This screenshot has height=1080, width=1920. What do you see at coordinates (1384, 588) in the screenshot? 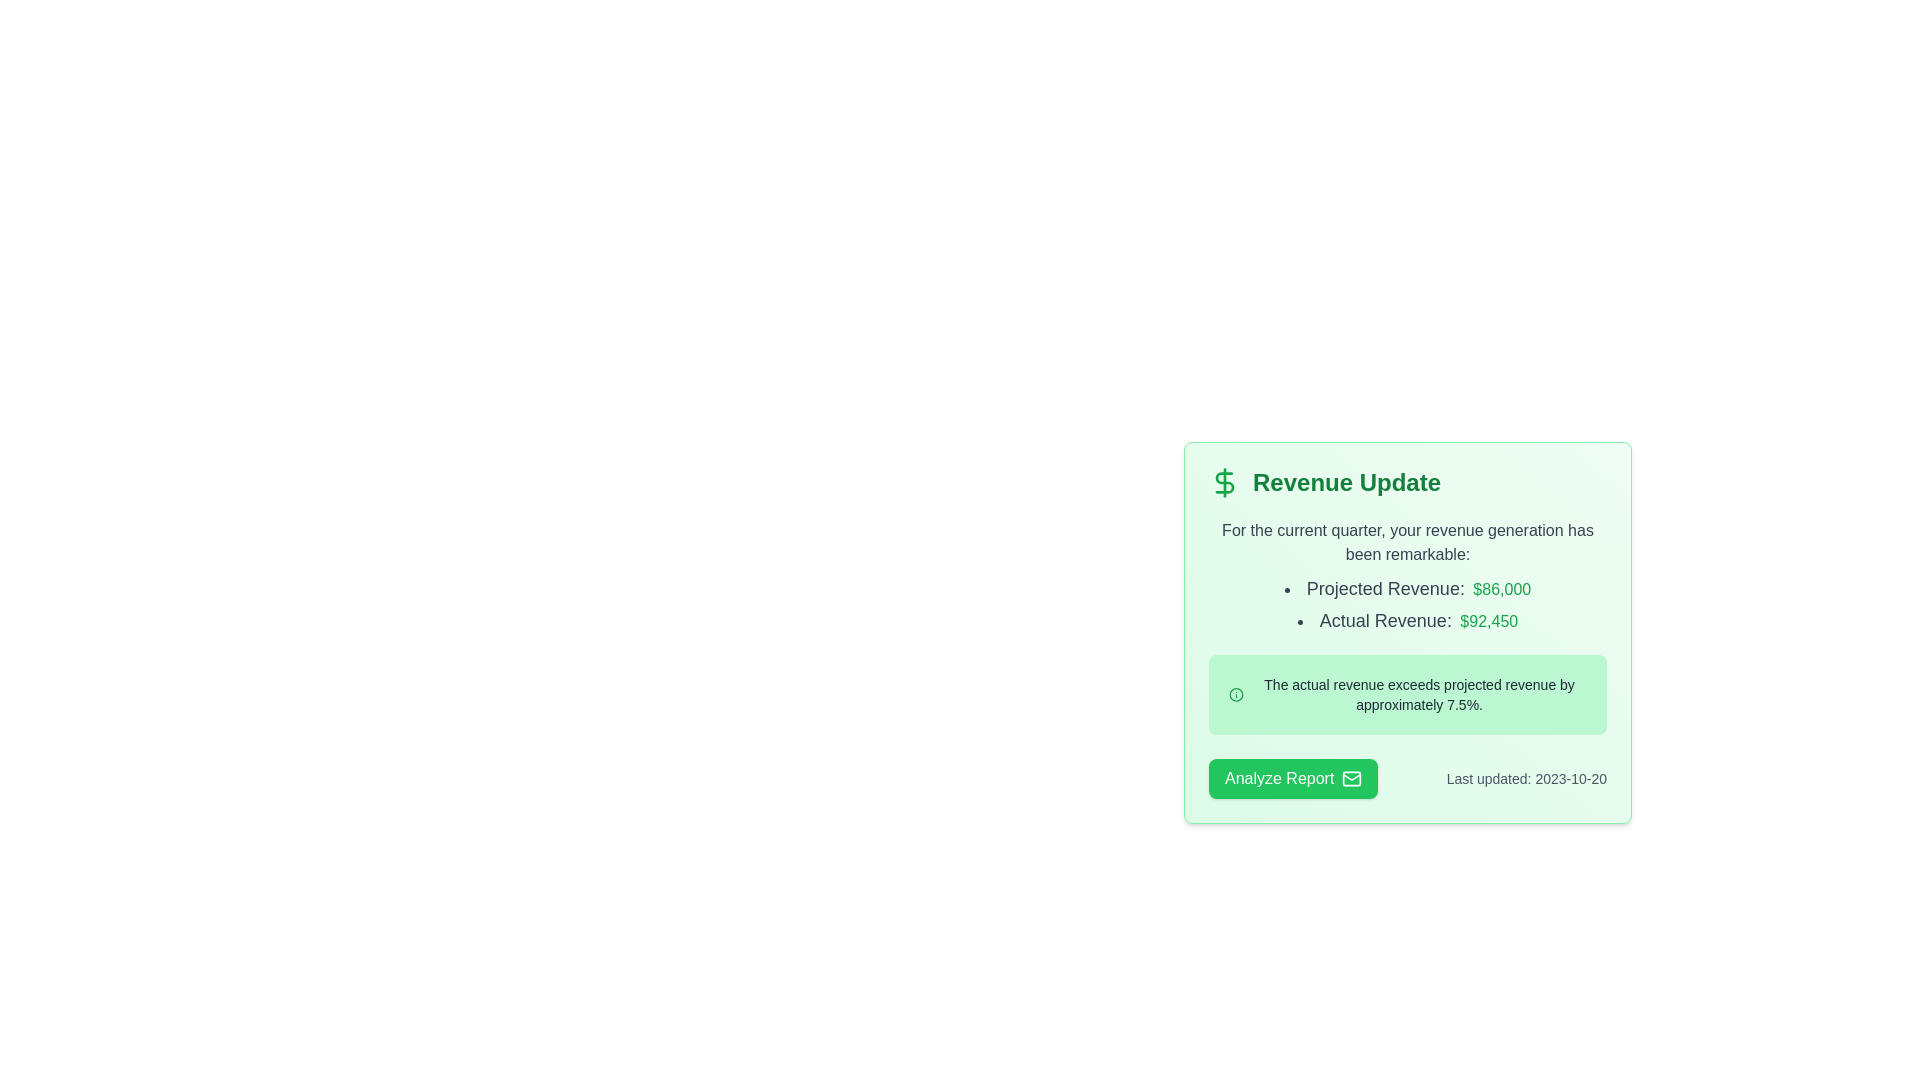
I see `the Text Label that describes the corresponding revenue amount displayed to its right, located within the green box labeled 'Revenue Update'` at bounding box center [1384, 588].